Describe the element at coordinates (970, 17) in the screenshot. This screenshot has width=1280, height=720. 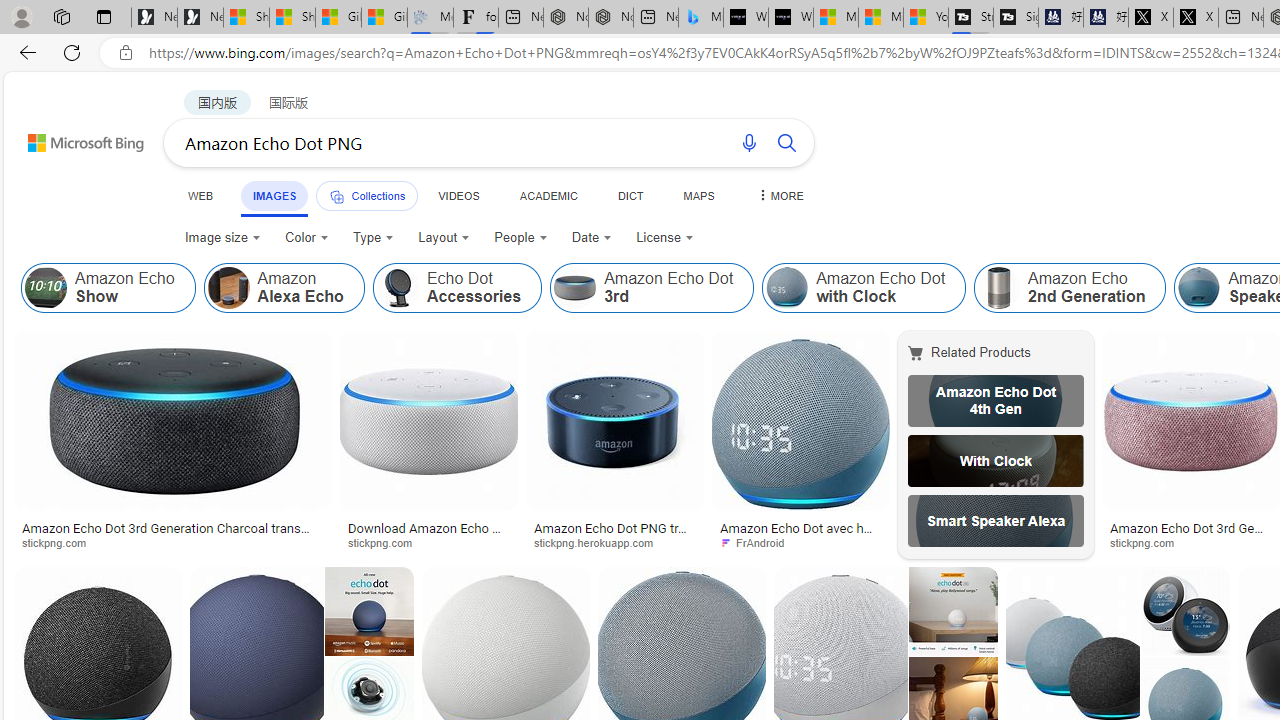
I see `'Streaming Coverage | T3'` at that location.